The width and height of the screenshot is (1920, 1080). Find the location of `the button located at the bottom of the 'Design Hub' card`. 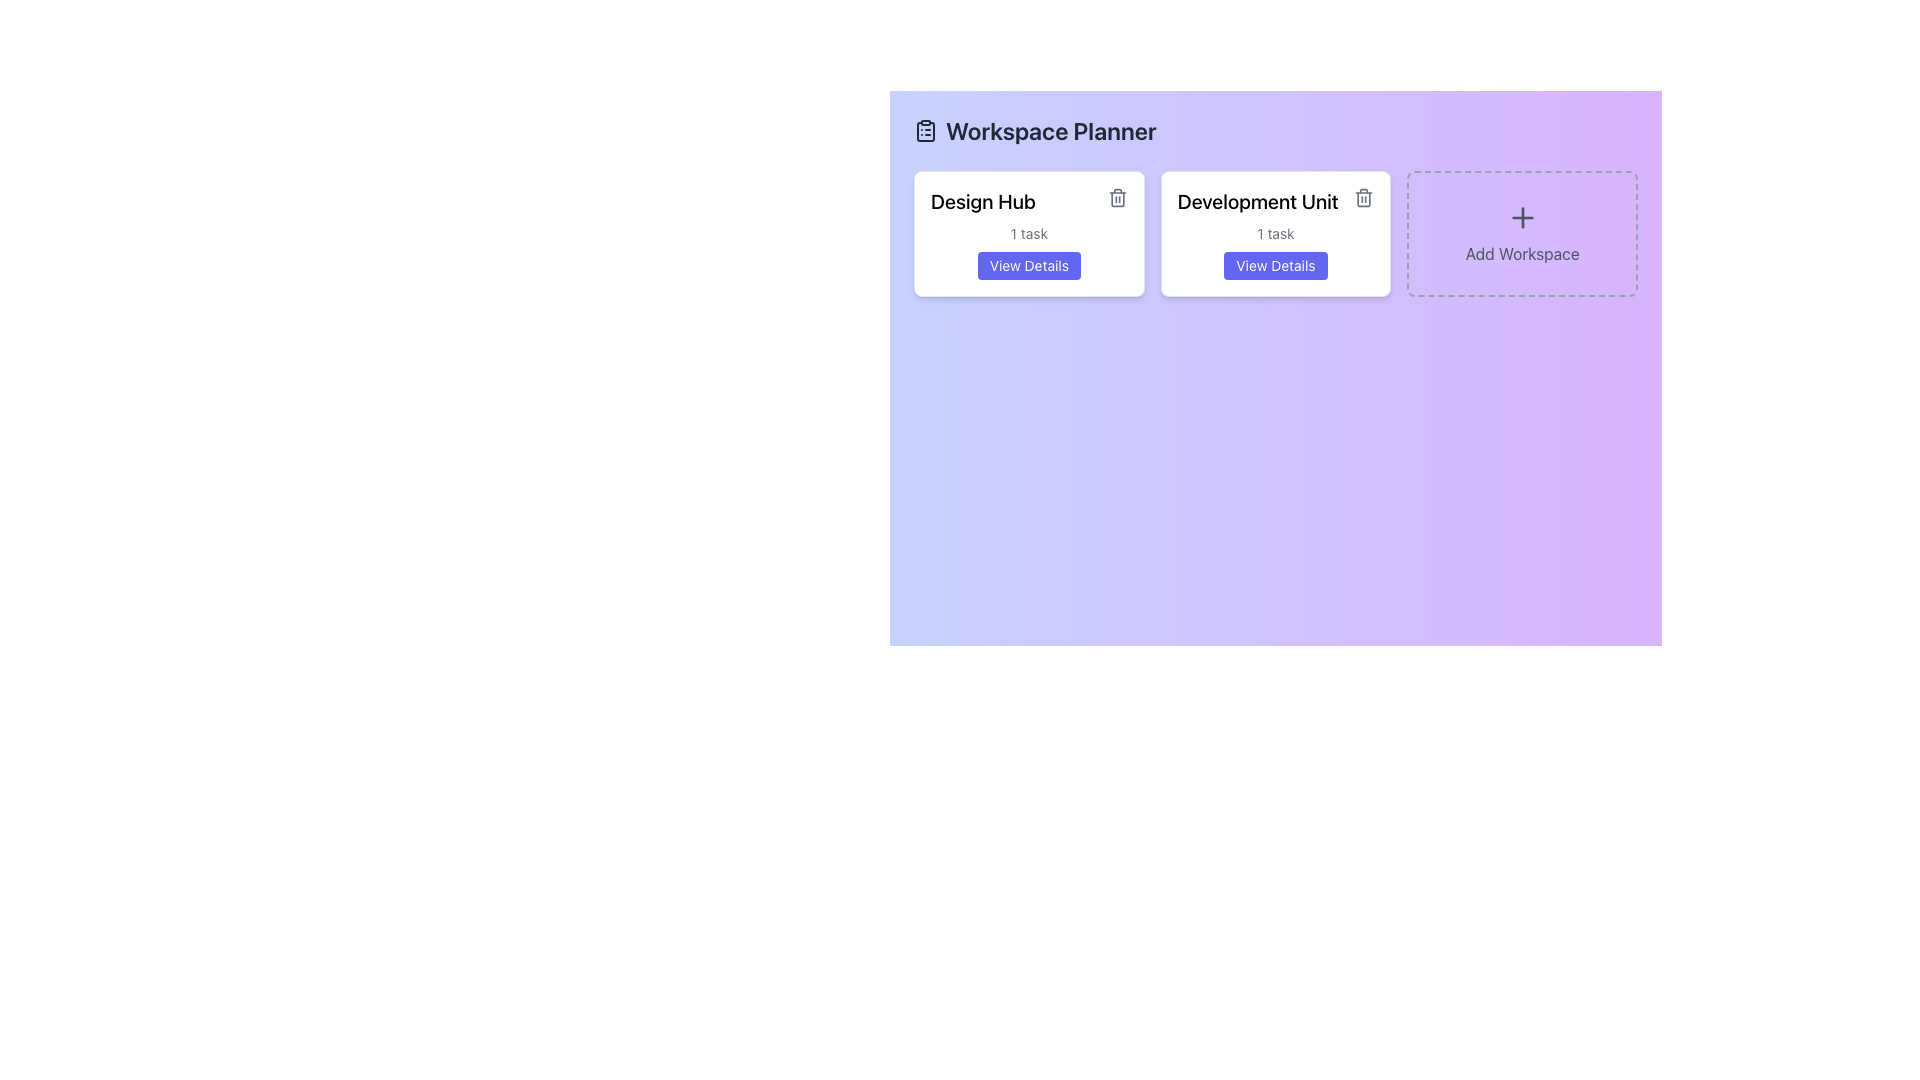

the button located at the bottom of the 'Design Hub' card is located at coordinates (1029, 265).